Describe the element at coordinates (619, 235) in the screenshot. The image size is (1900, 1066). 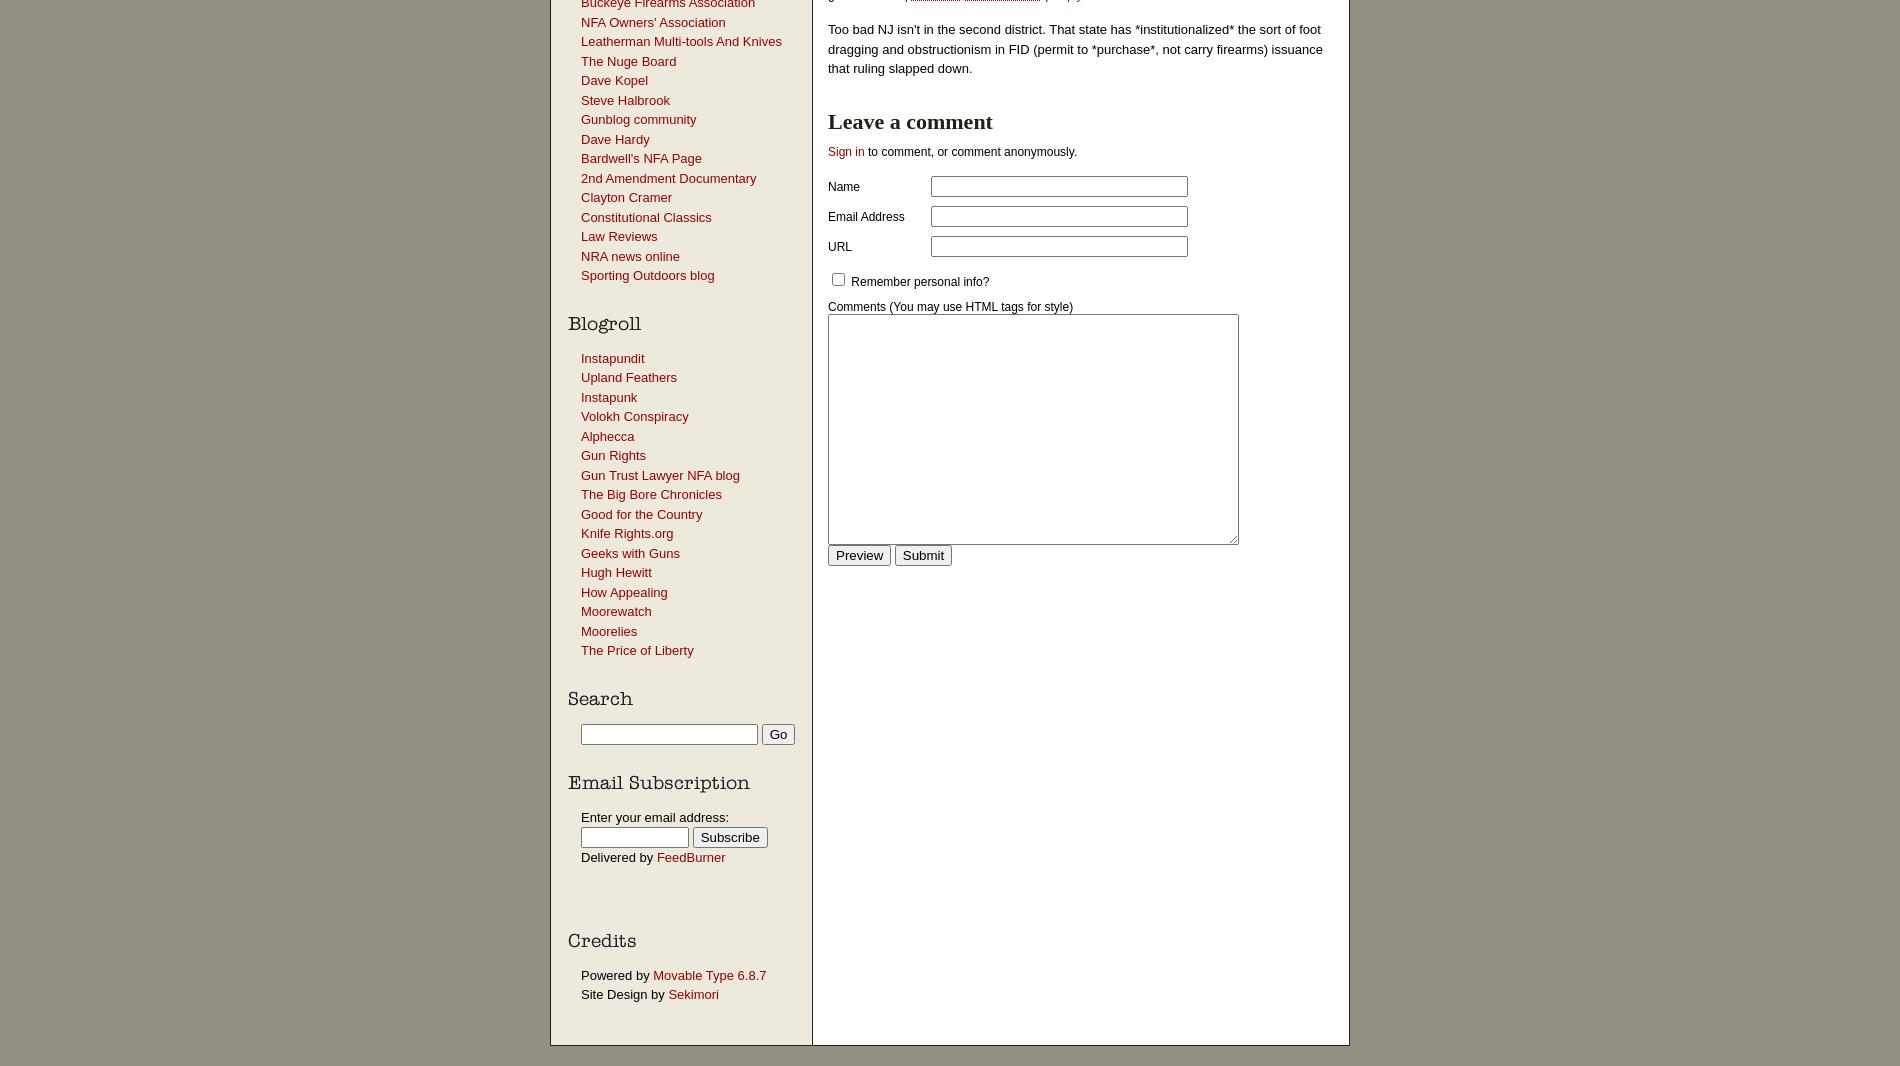
I see `'Law Reviews'` at that location.